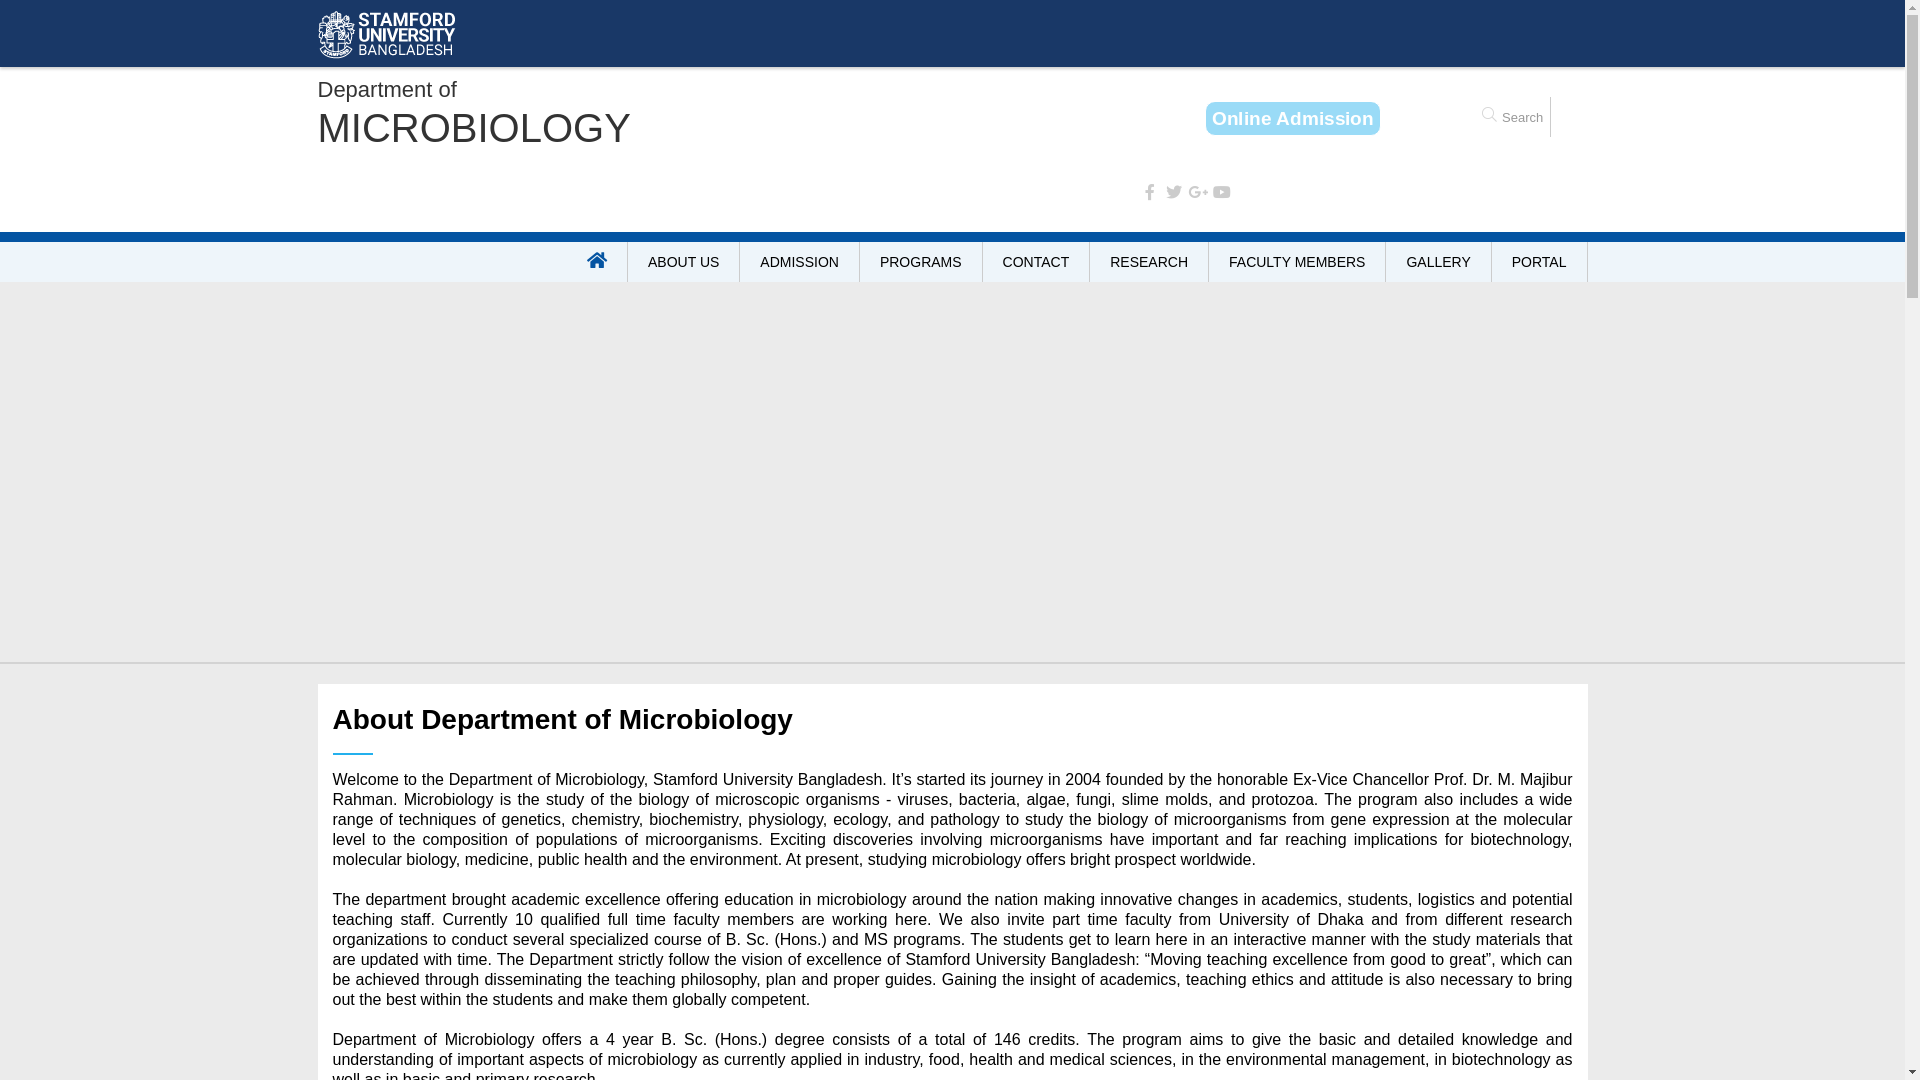 The width and height of the screenshot is (1920, 1080). Describe the element at coordinates (1149, 261) in the screenshot. I see `'RESEARCH'` at that location.